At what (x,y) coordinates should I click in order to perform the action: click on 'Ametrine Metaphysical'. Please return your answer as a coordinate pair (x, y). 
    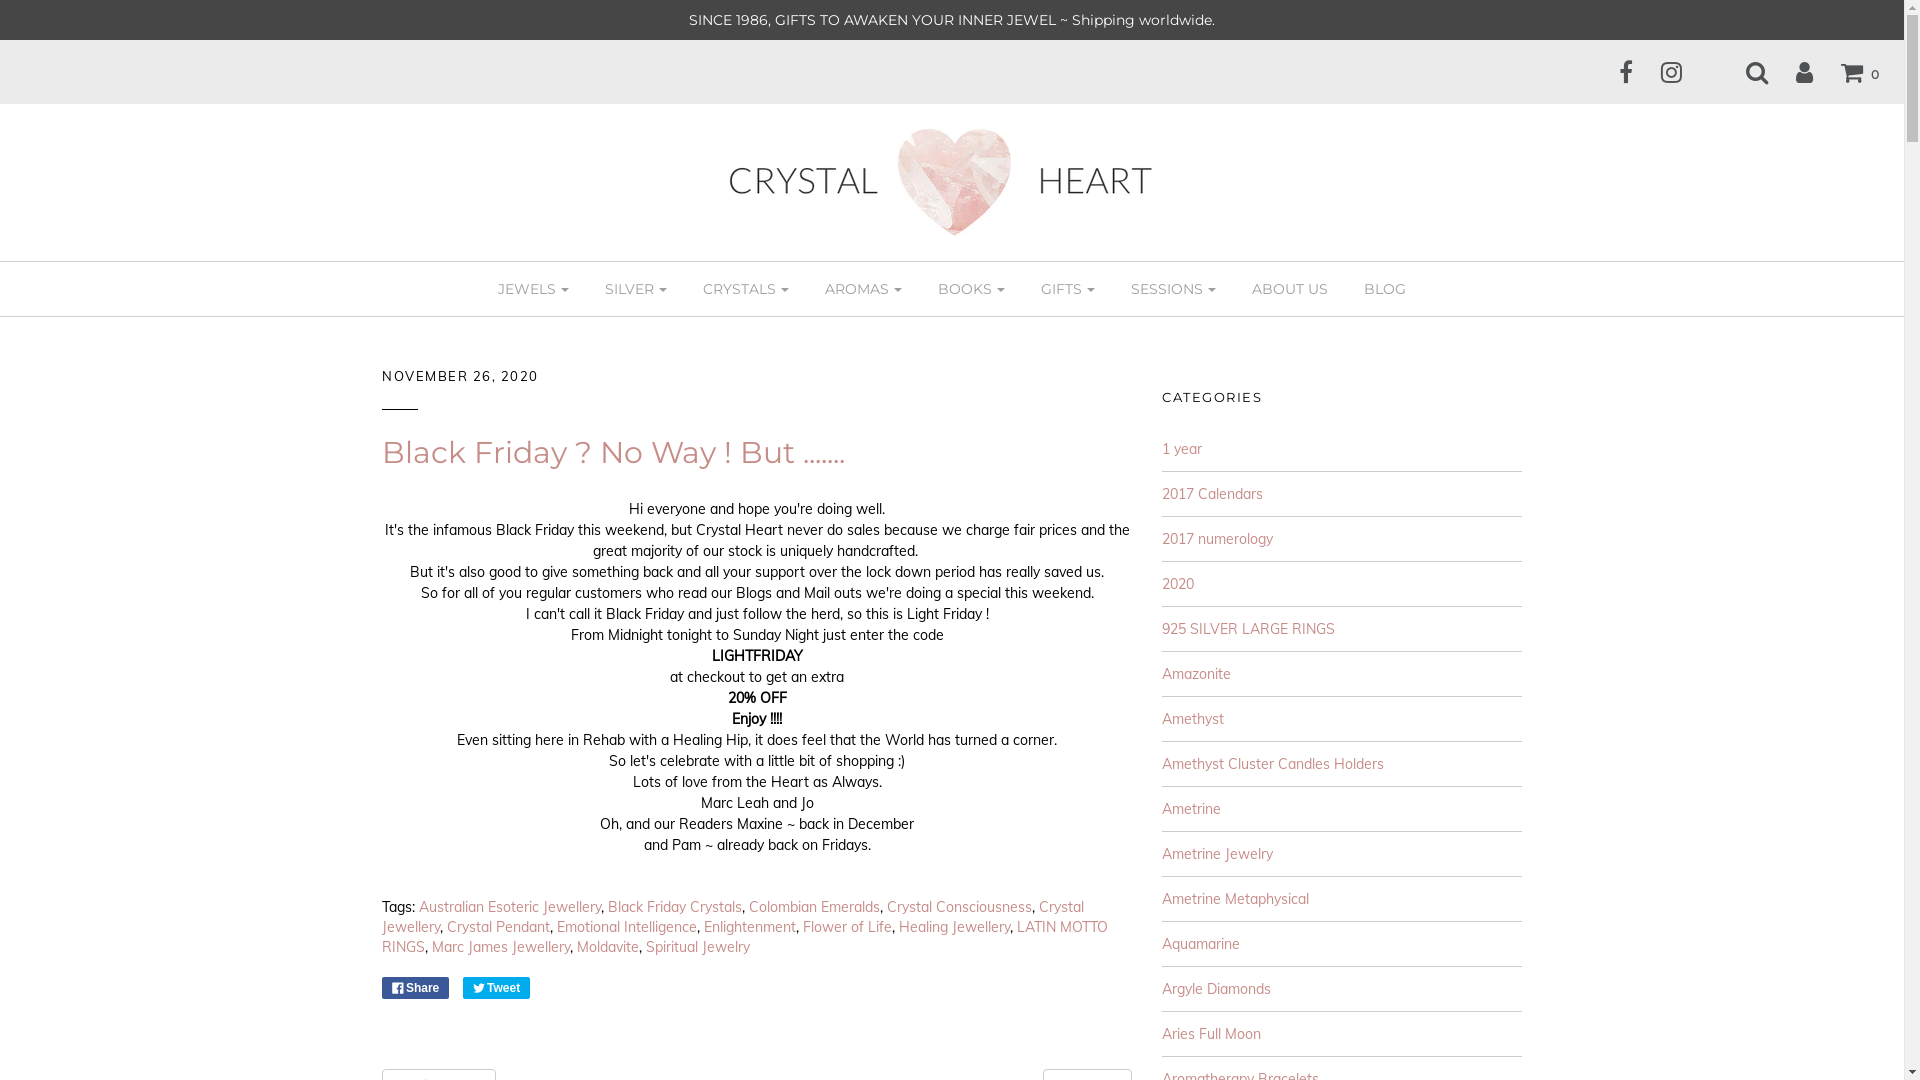
    Looking at the image, I should click on (1234, 897).